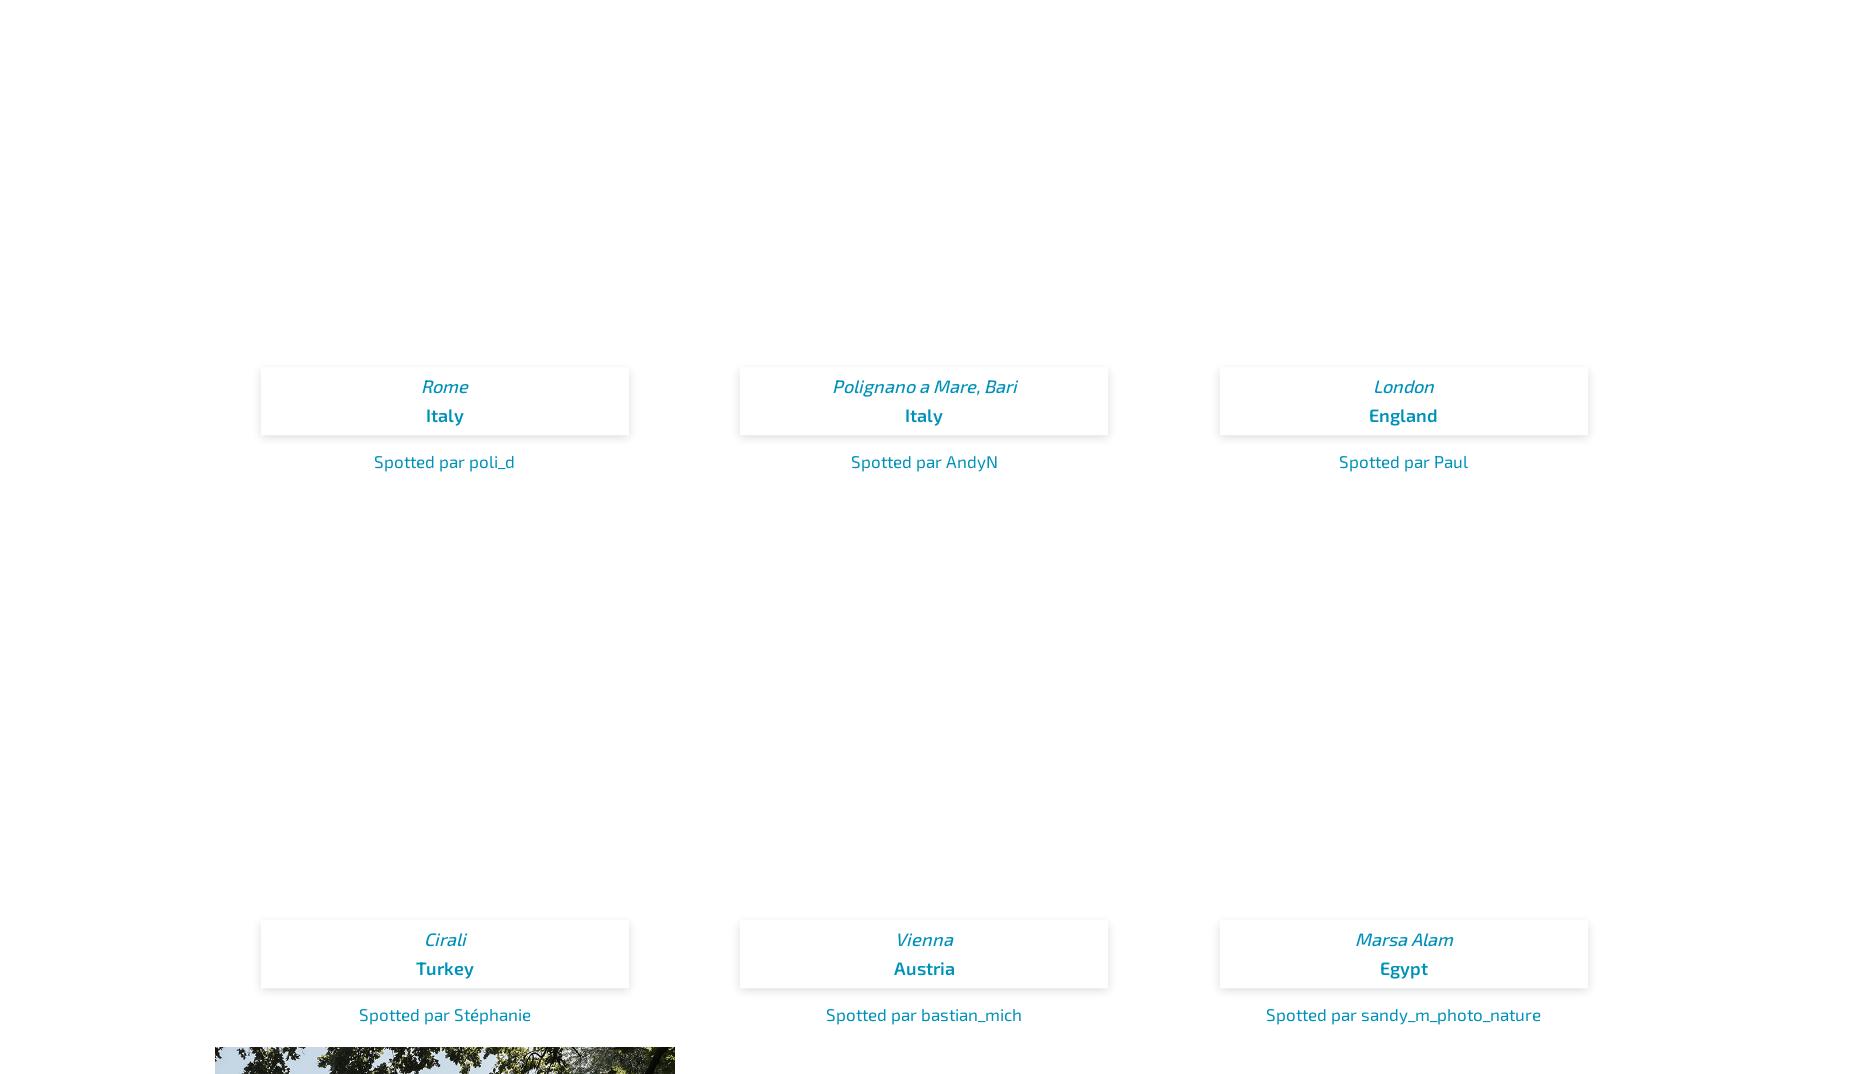  Describe the element at coordinates (1403, 938) in the screenshot. I see `'Marsa Alam'` at that location.